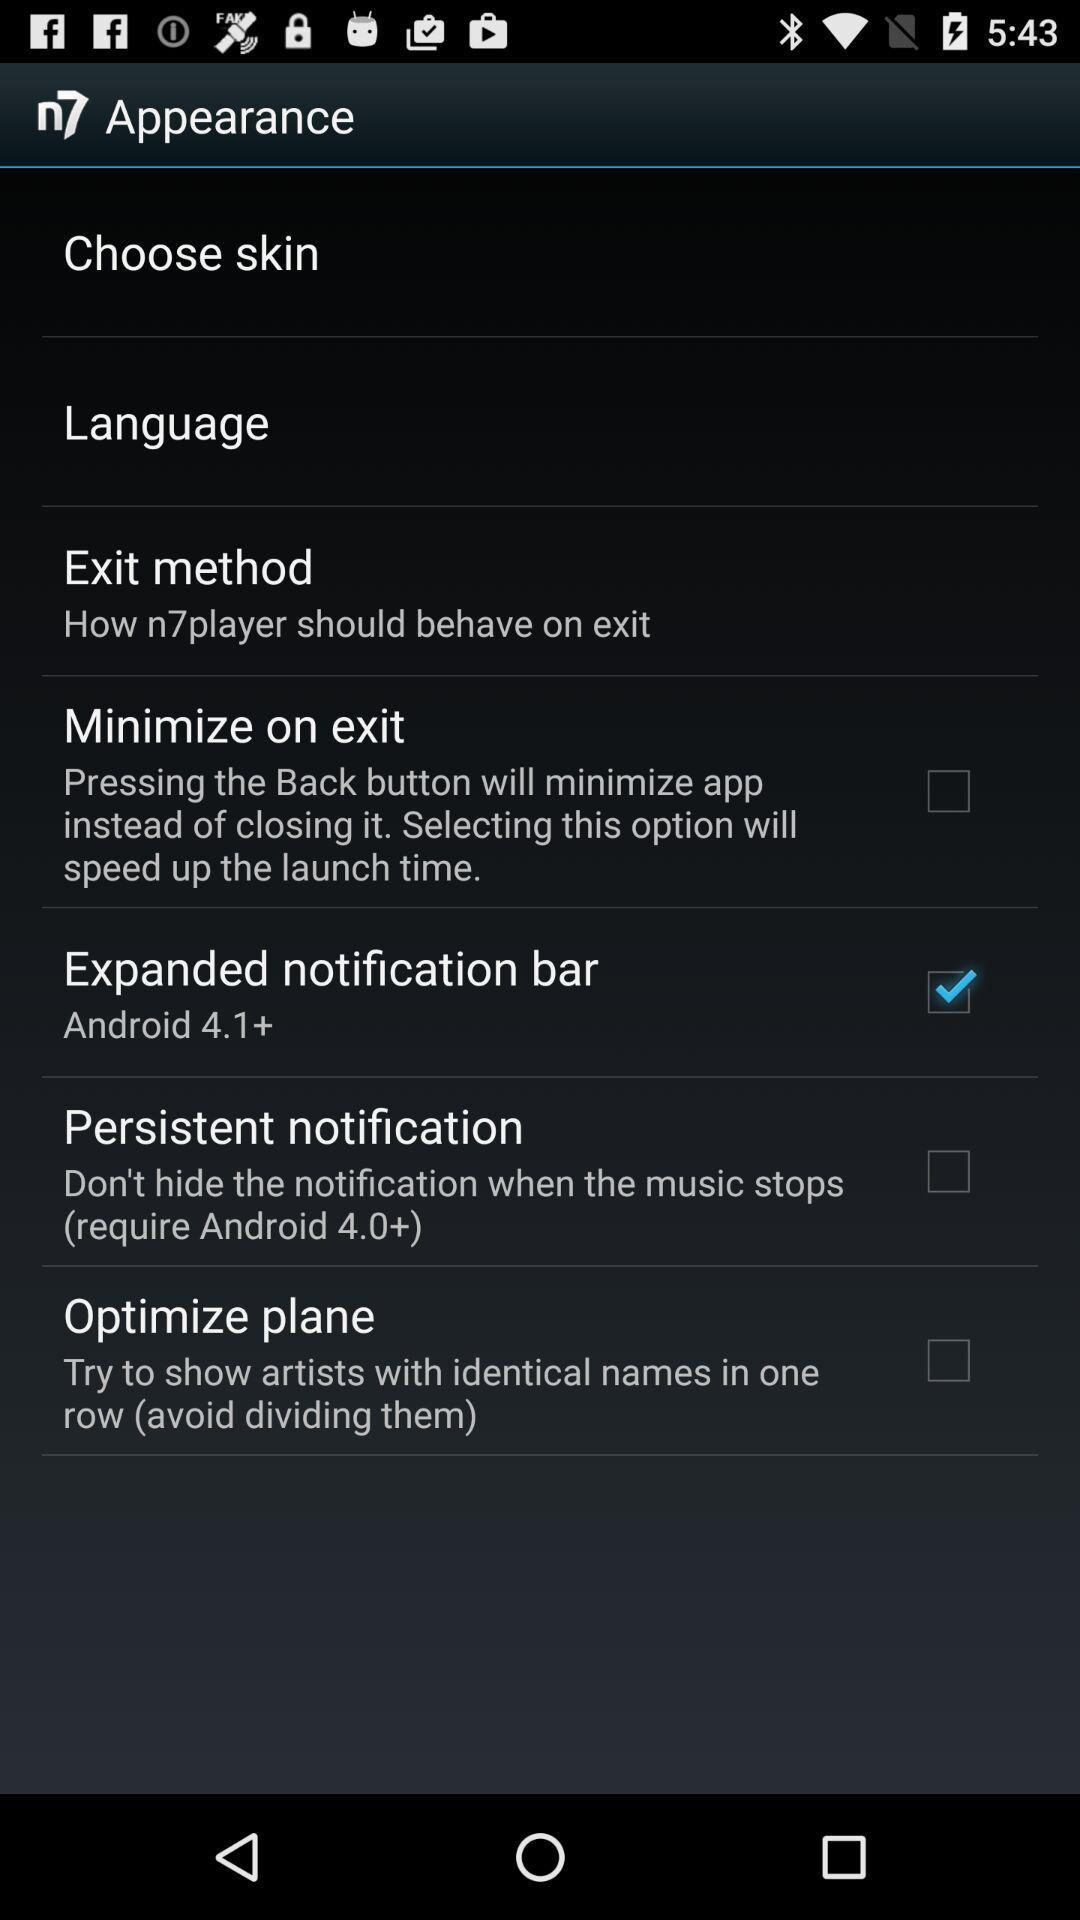 Image resolution: width=1080 pixels, height=1920 pixels. What do you see at coordinates (293, 1125) in the screenshot?
I see `the persistent notification` at bounding box center [293, 1125].